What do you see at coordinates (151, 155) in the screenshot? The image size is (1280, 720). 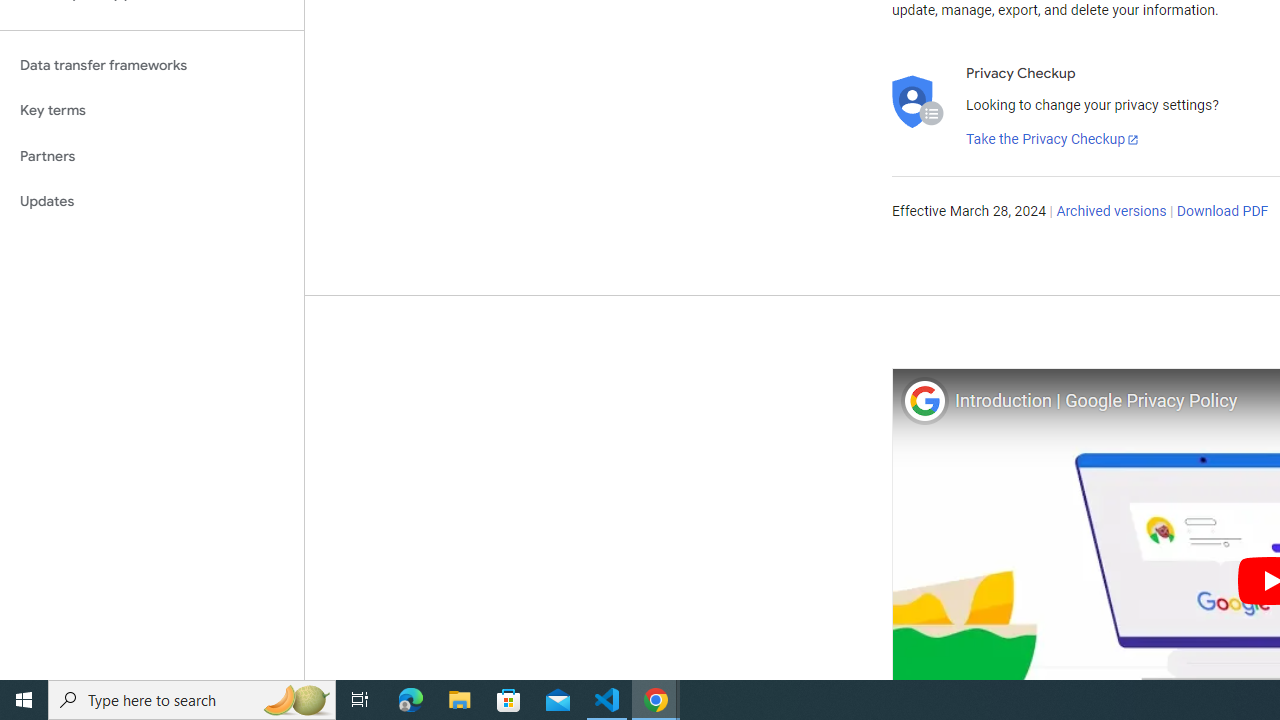 I see `'Partners'` at bounding box center [151, 155].